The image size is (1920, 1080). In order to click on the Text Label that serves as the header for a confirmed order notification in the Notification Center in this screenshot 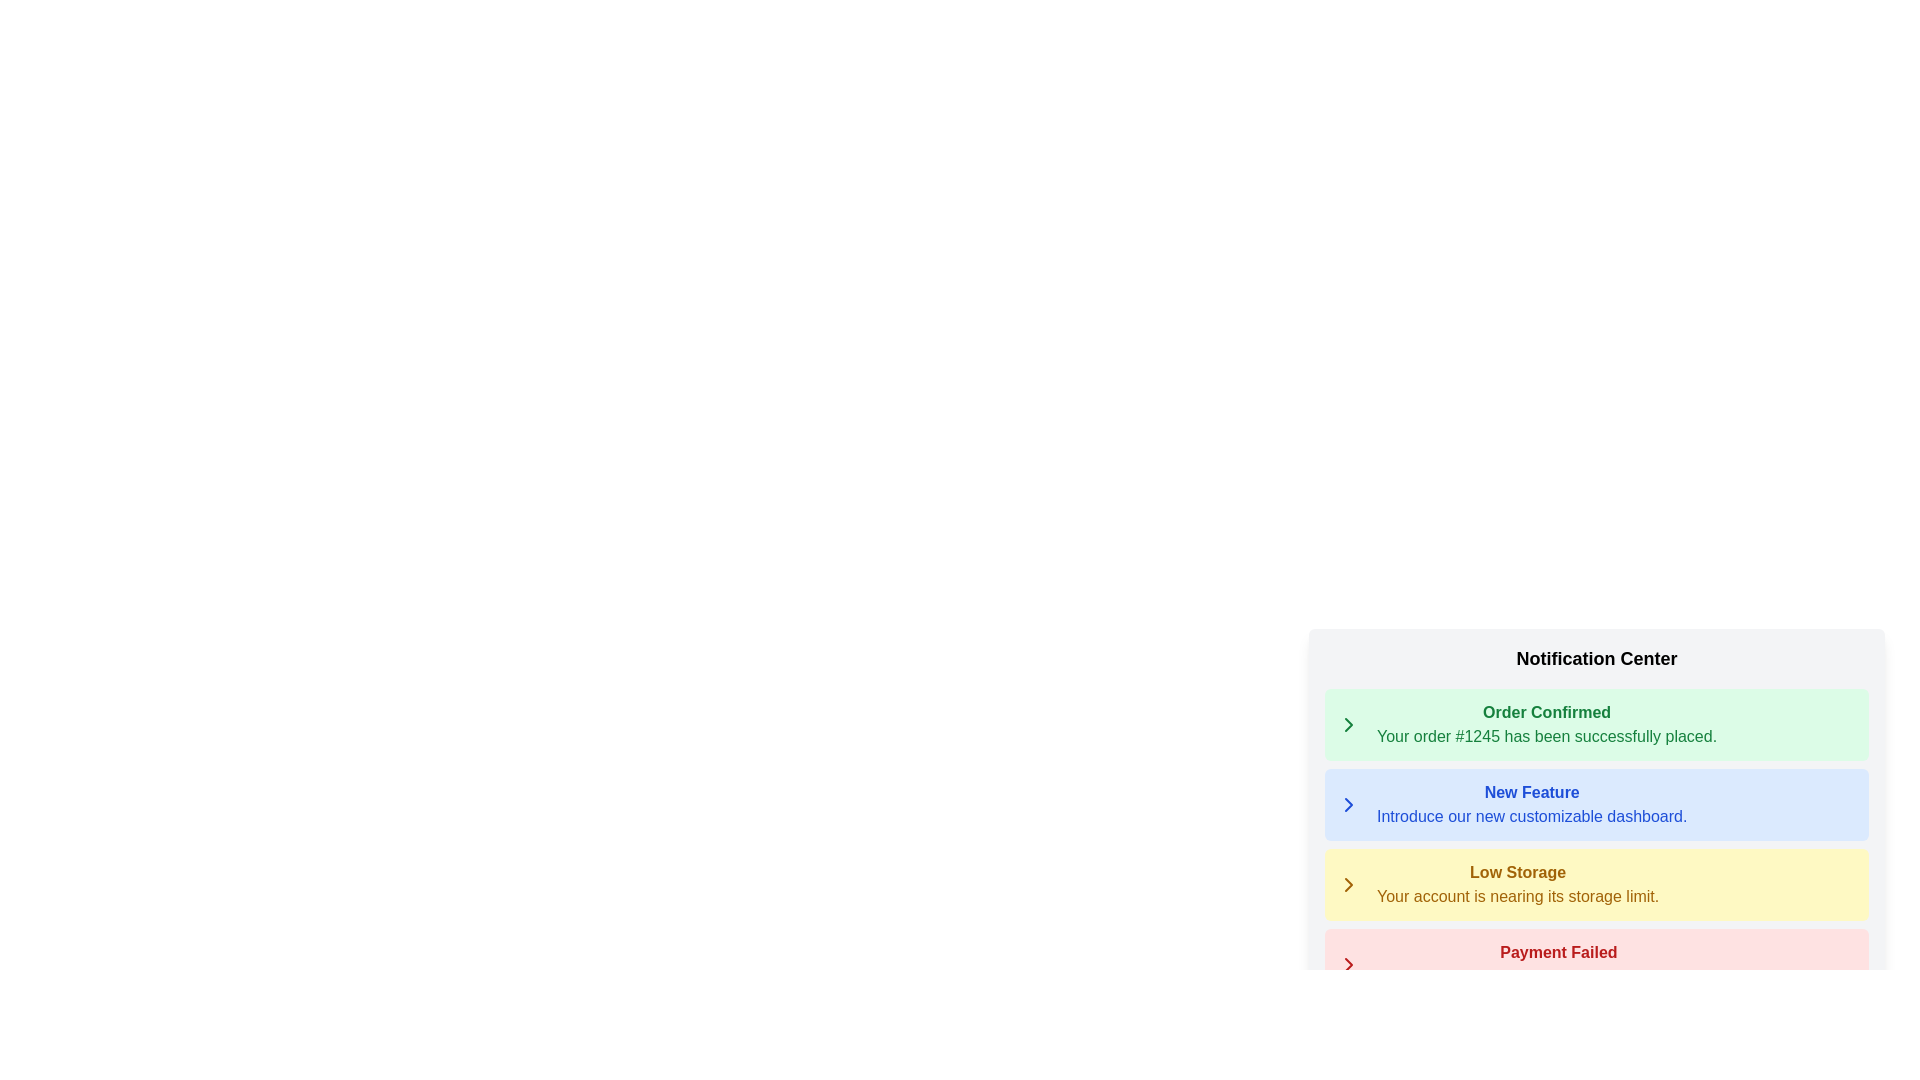, I will do `click(1545, 712)`.